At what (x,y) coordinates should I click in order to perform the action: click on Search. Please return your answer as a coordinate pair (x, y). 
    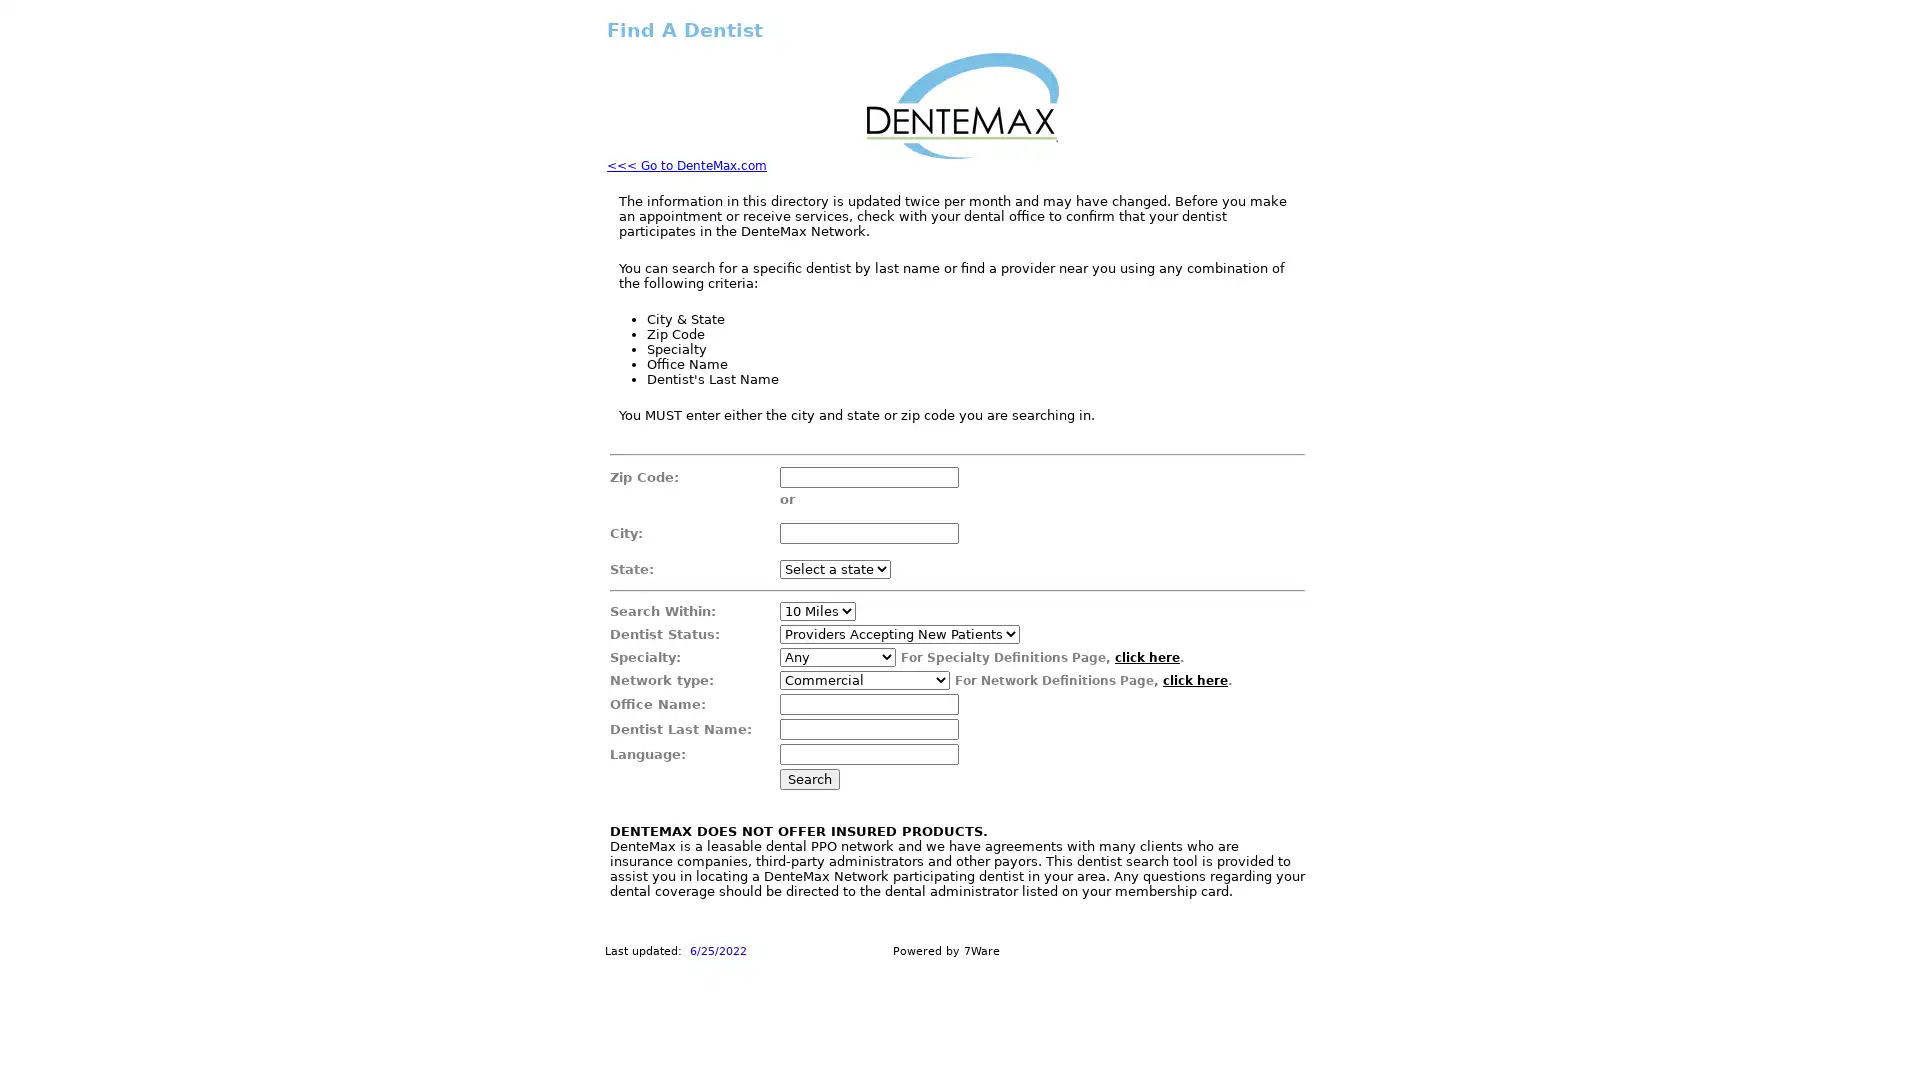
    Looking at the image, I should click on (809, 778).